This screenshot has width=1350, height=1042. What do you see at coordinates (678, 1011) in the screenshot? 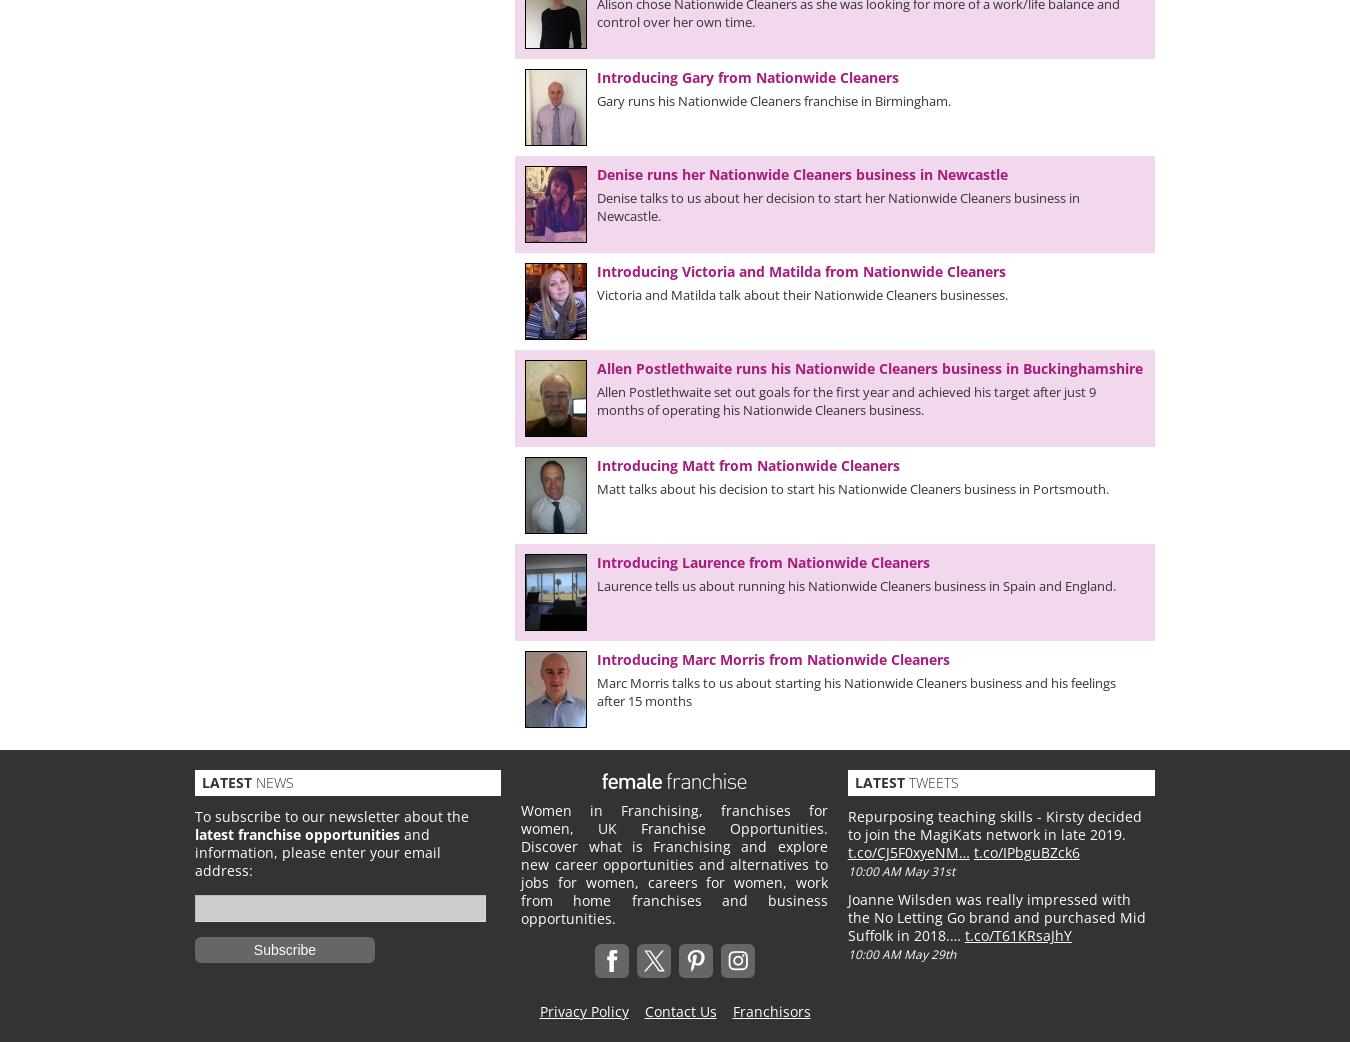
I see `'Contact Us'` at bounding box center [678, 1011].